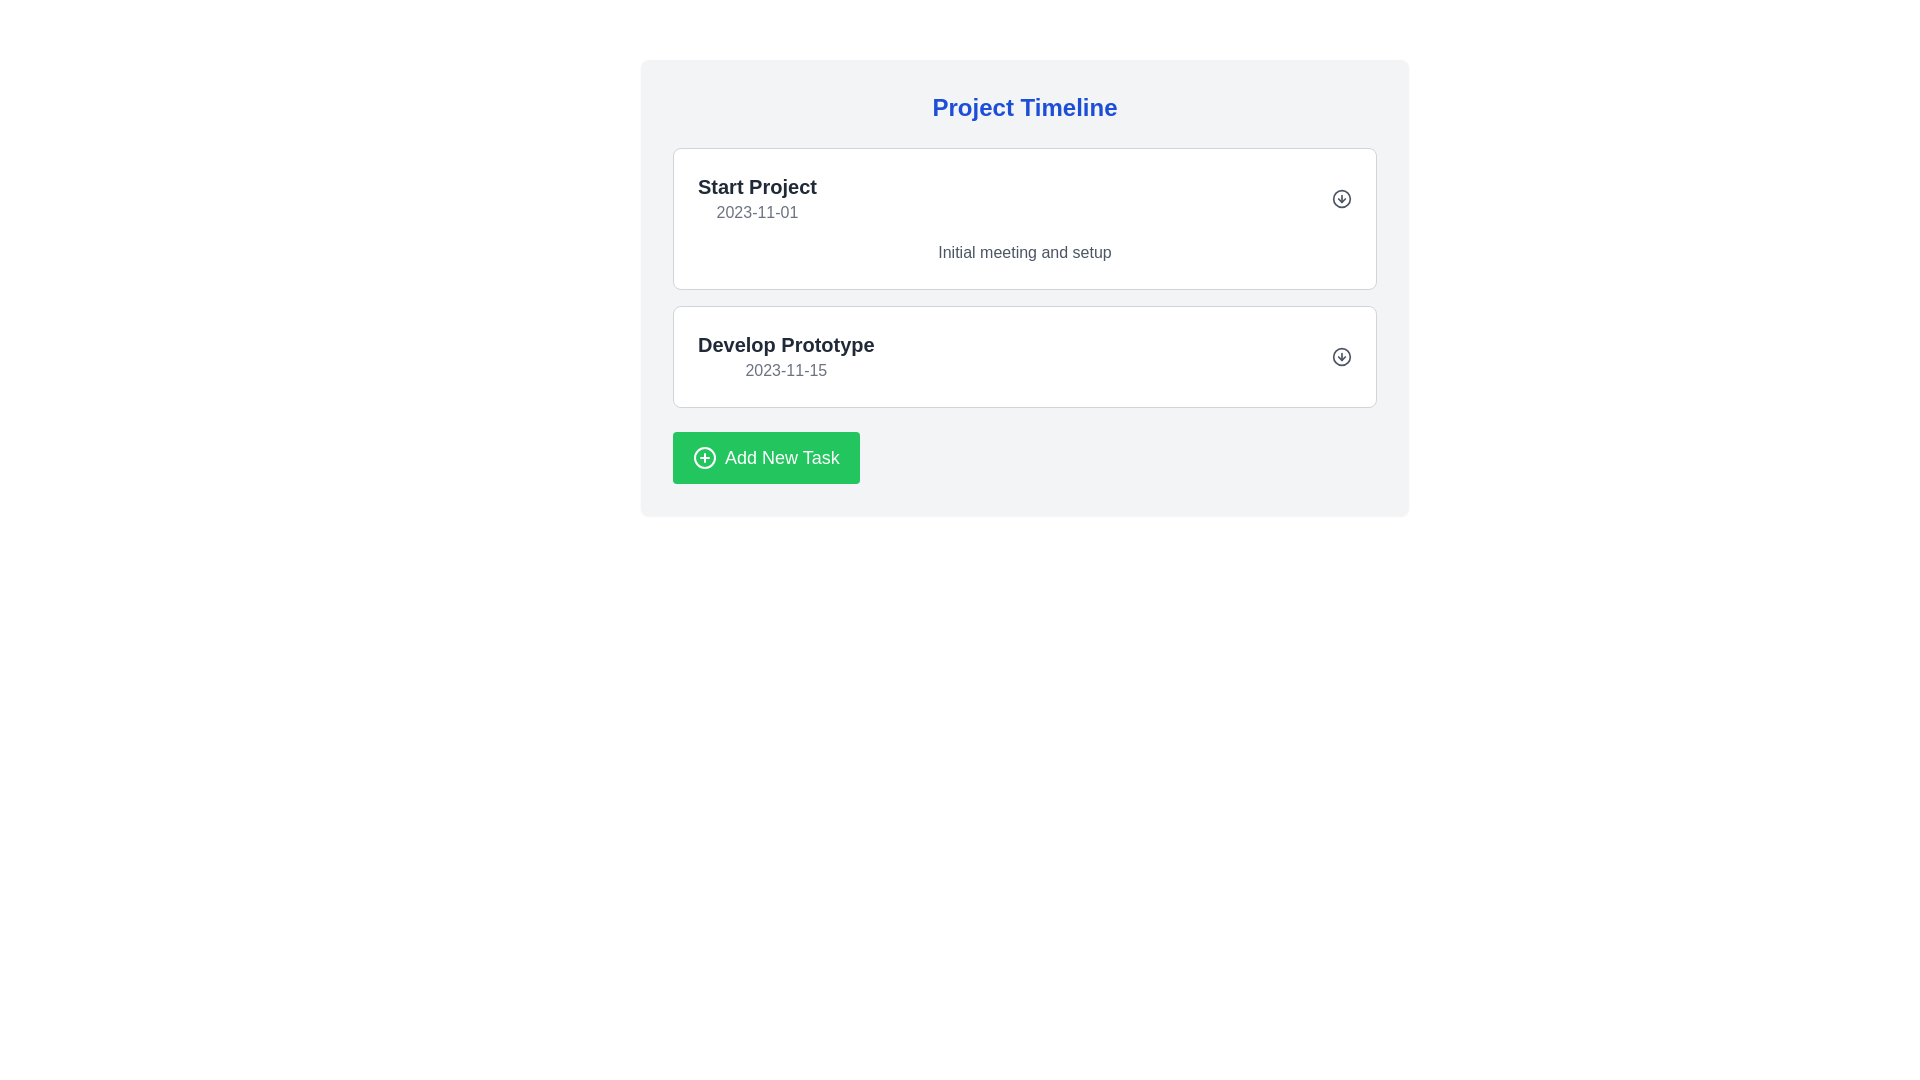 This screenshot has height=1080, width=1920. What do you see at coordinates (1342, 356) in the screenshot?
I see `the interactive icon button located on the right side of the 'Develop Prototype' task line, near the timestamp '2023-11-15'` at bounding box center [1342, 356].